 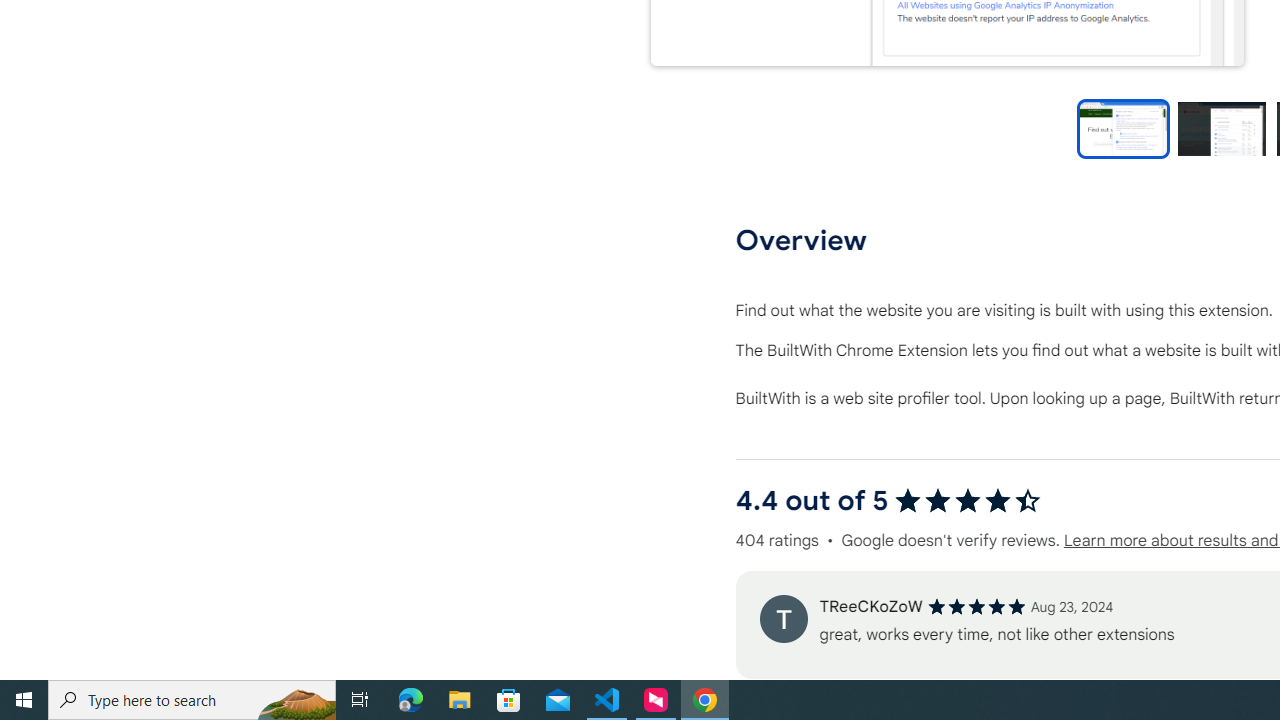 What do you see at coordinates (192, 698) in the screenshot?
I see `'Type here to search'` at bounding box center [192, 698].